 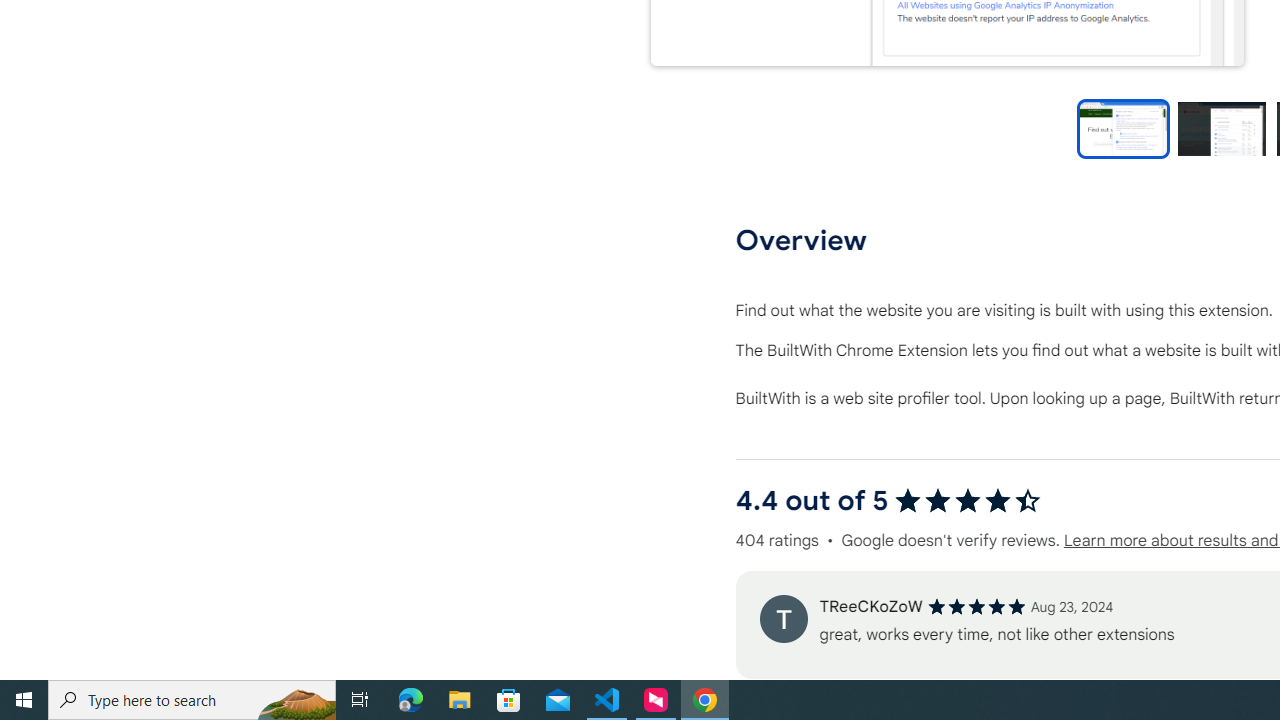 What do you see at coordinates (192, 698) in the screenshot?
I see `'Type here to search'` at bounding box center [192, 698].